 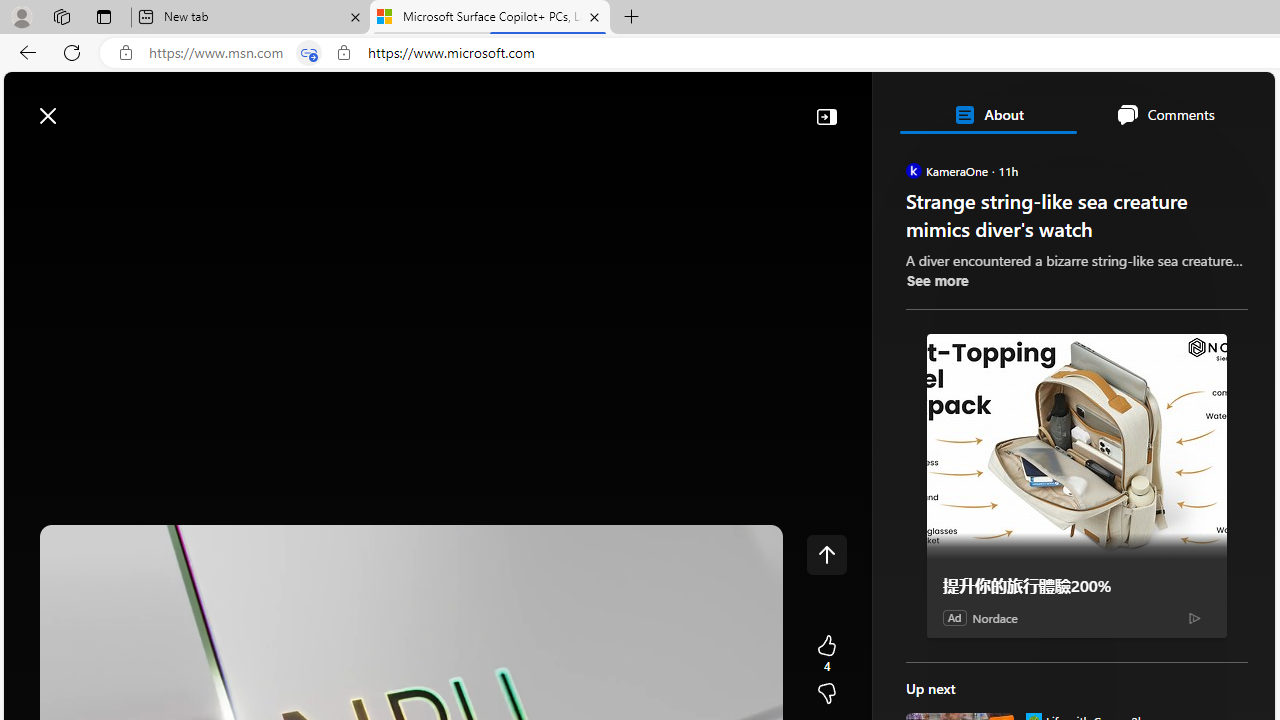 I want to click on 'Dislike', so click(x=826, y=693).